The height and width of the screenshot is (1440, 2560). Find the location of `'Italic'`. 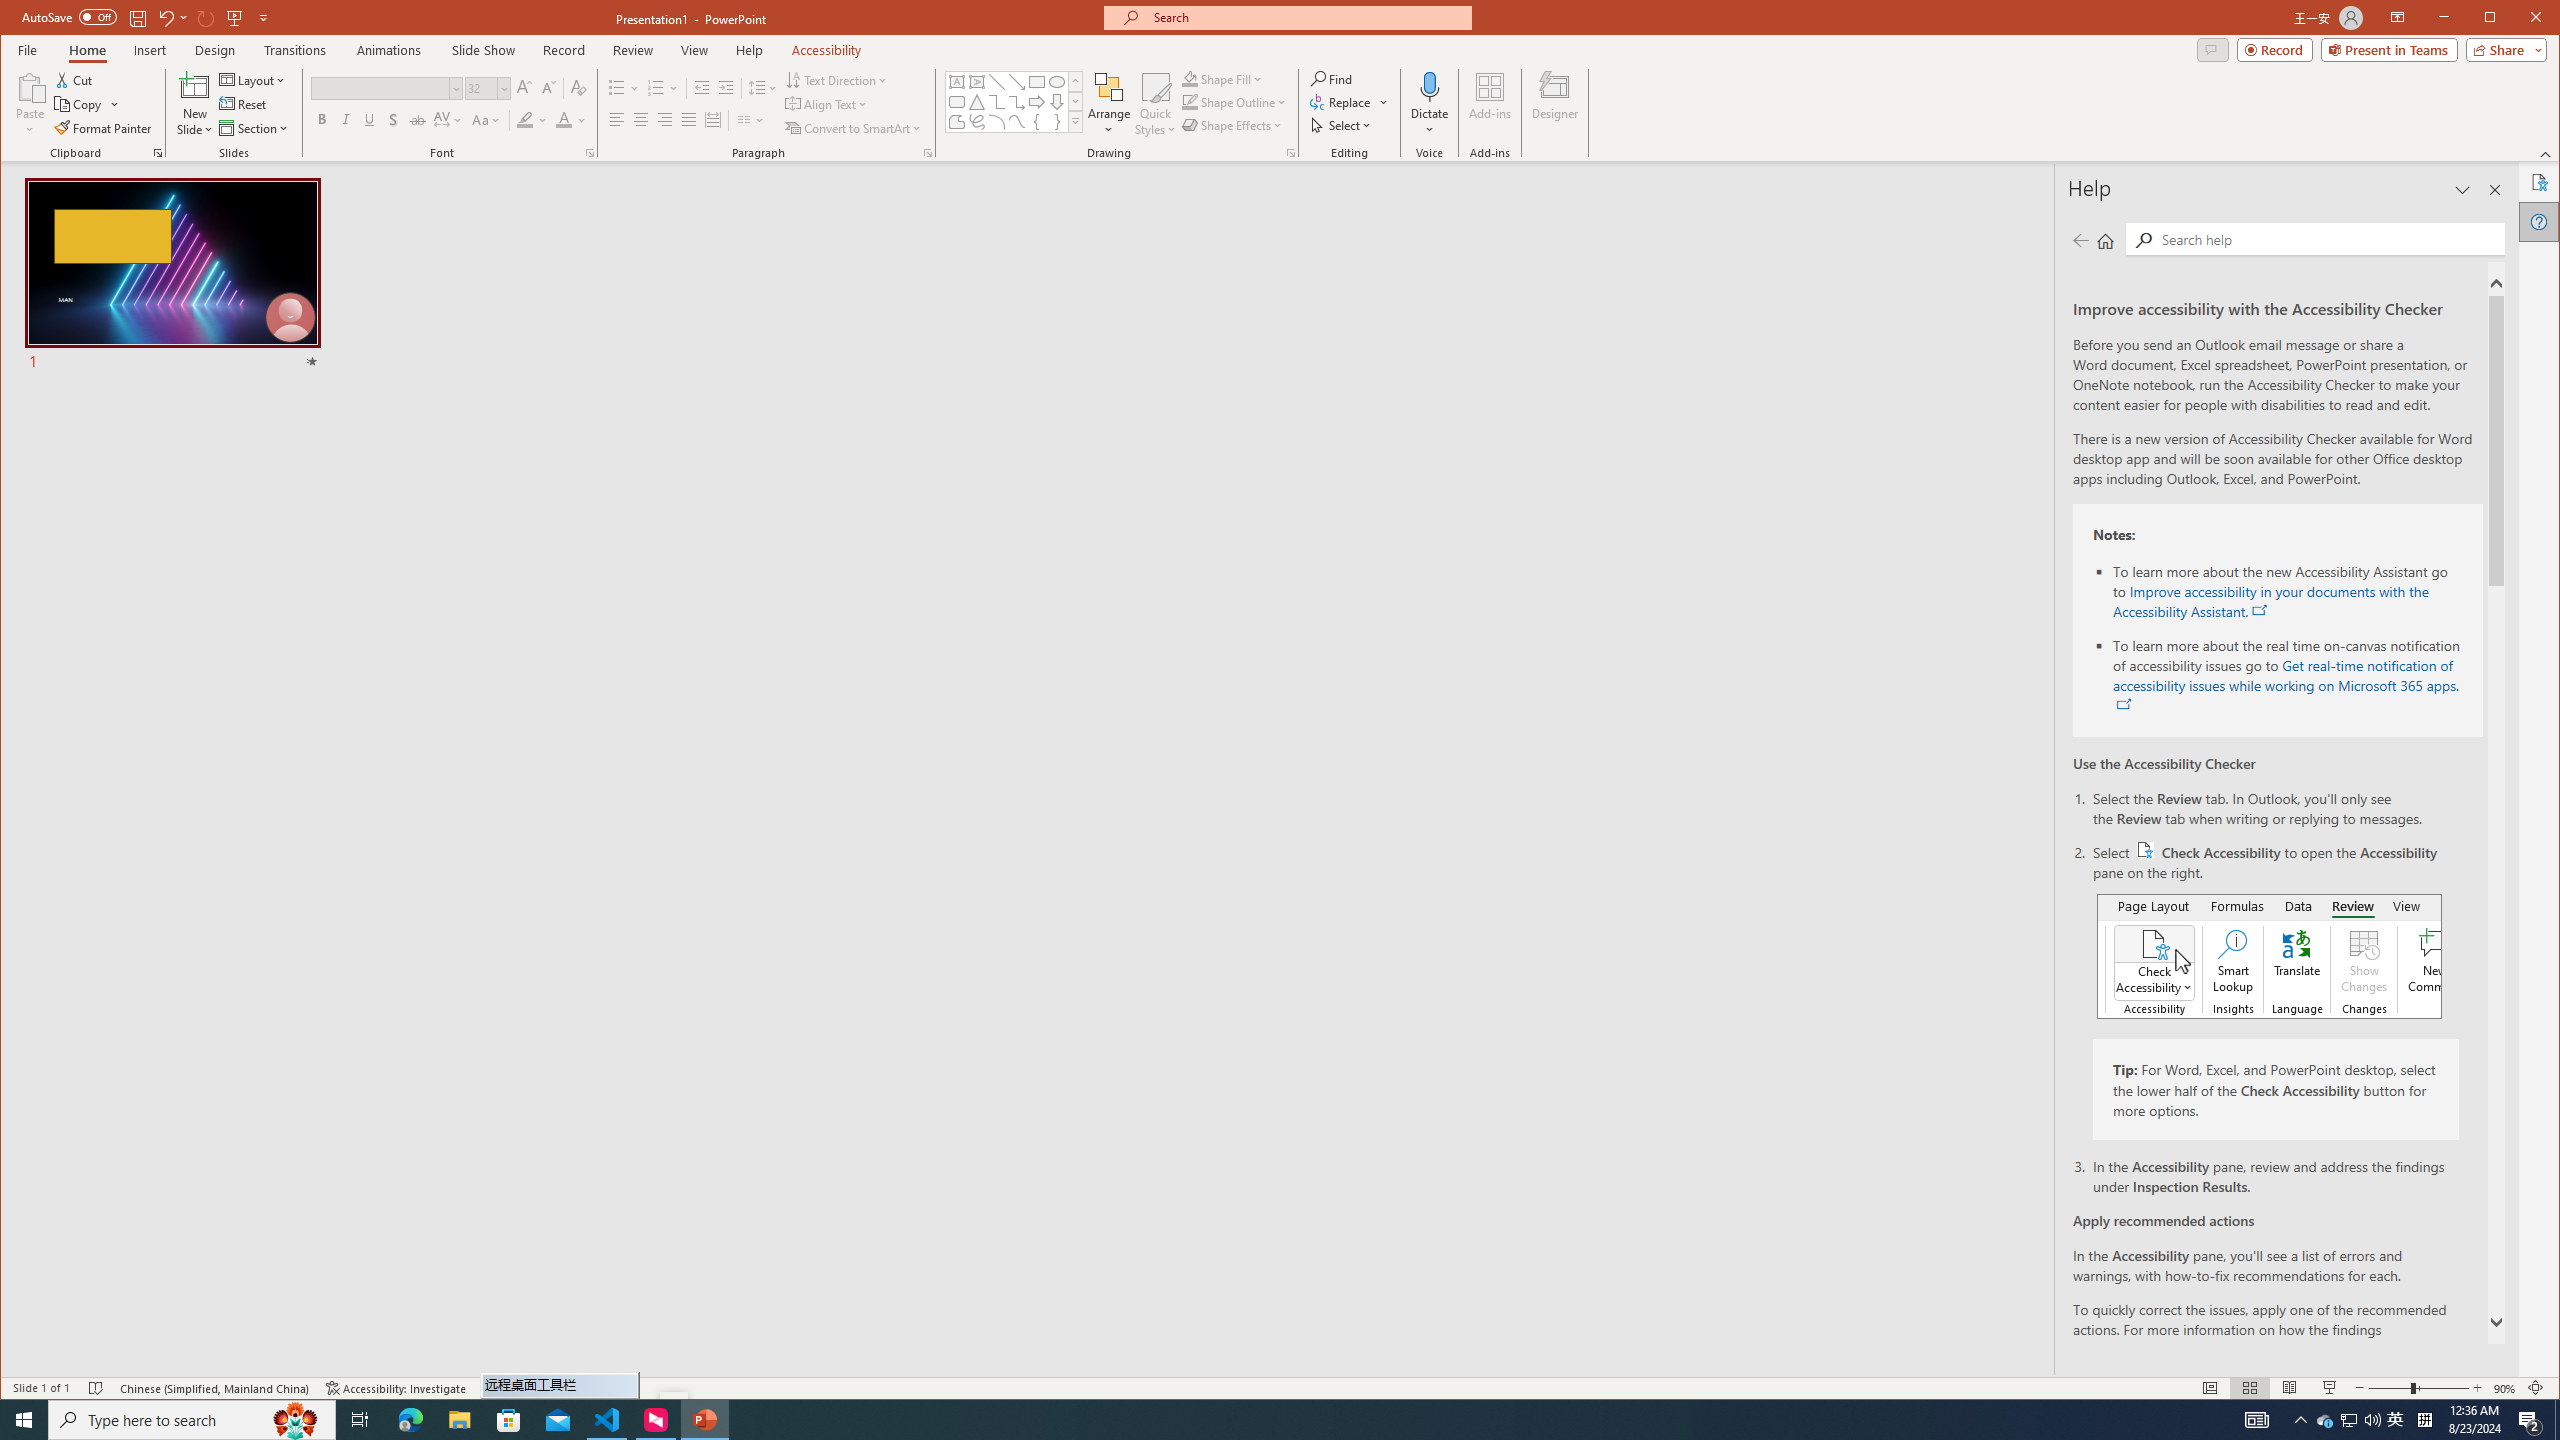

'Italic' is located at coordinates (345, 119).